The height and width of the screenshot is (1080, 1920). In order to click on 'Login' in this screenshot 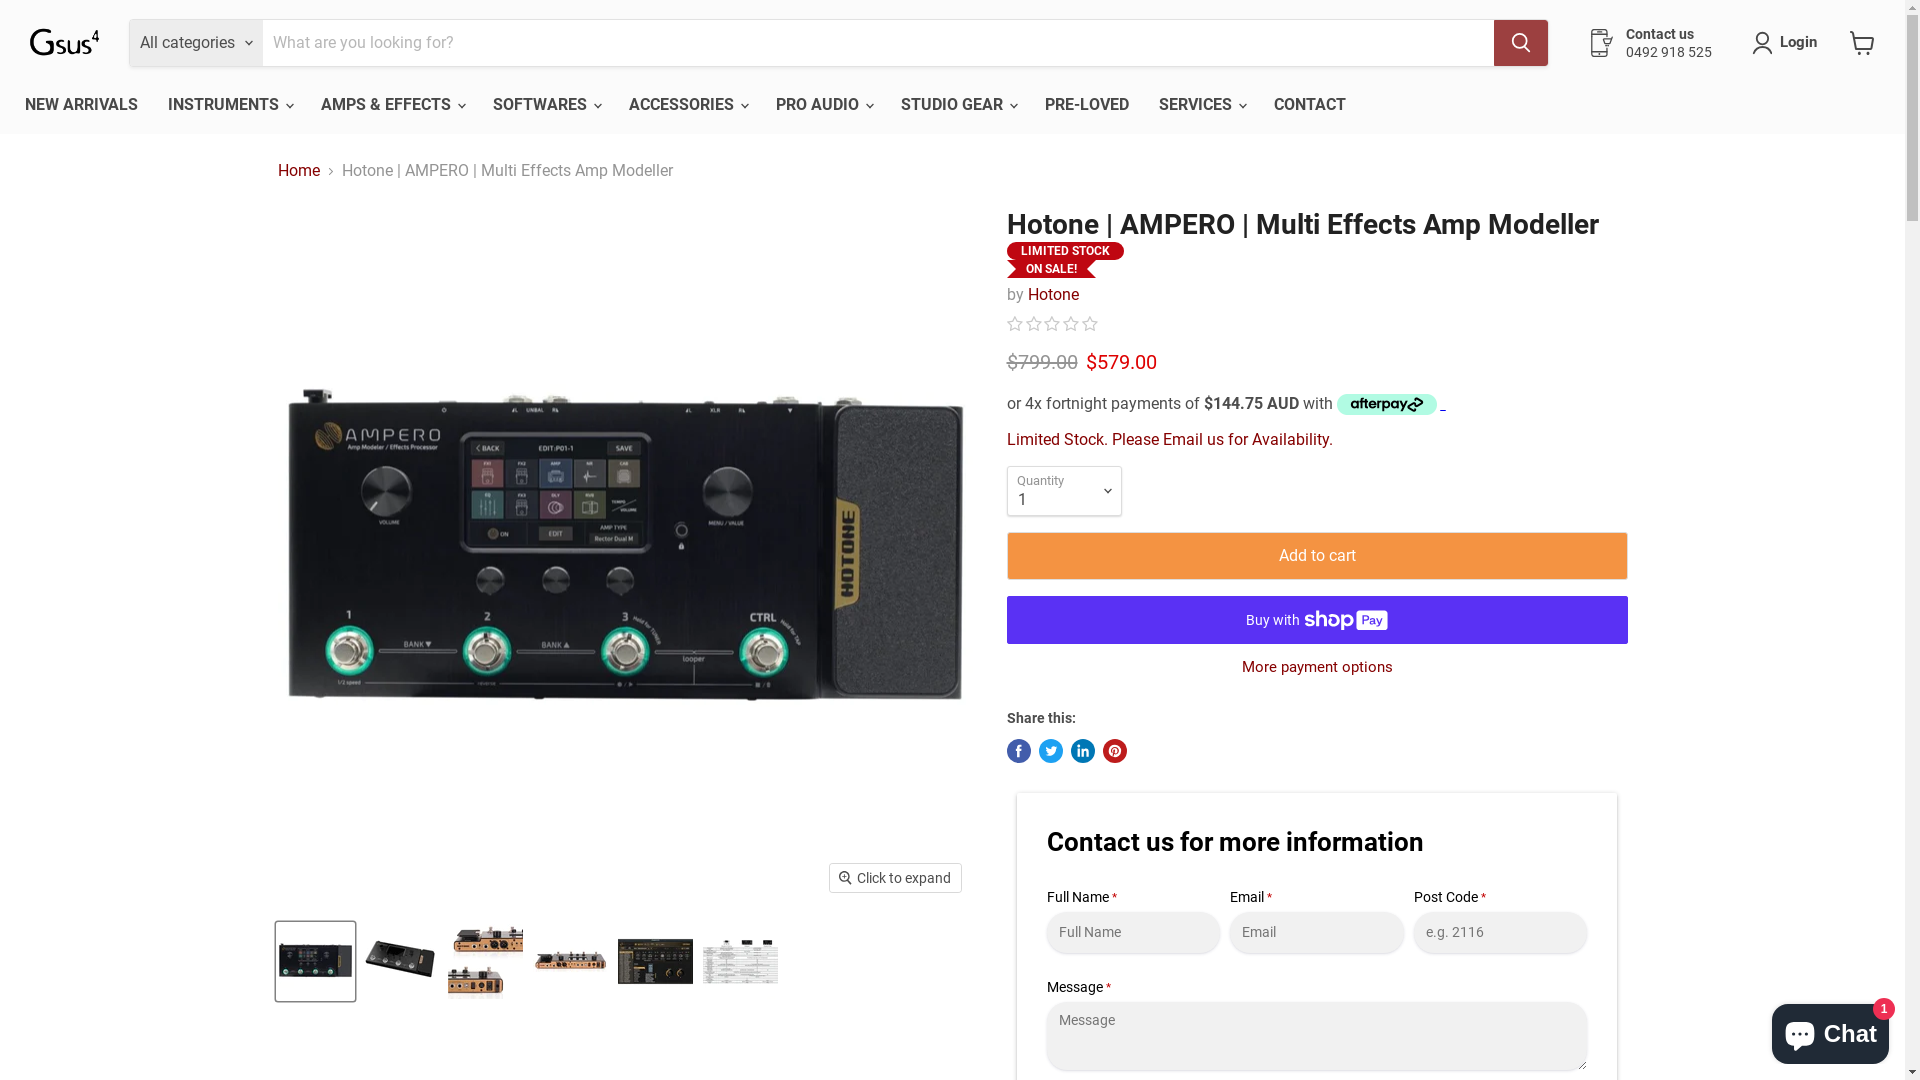, I will do `click(1798, 42)`.